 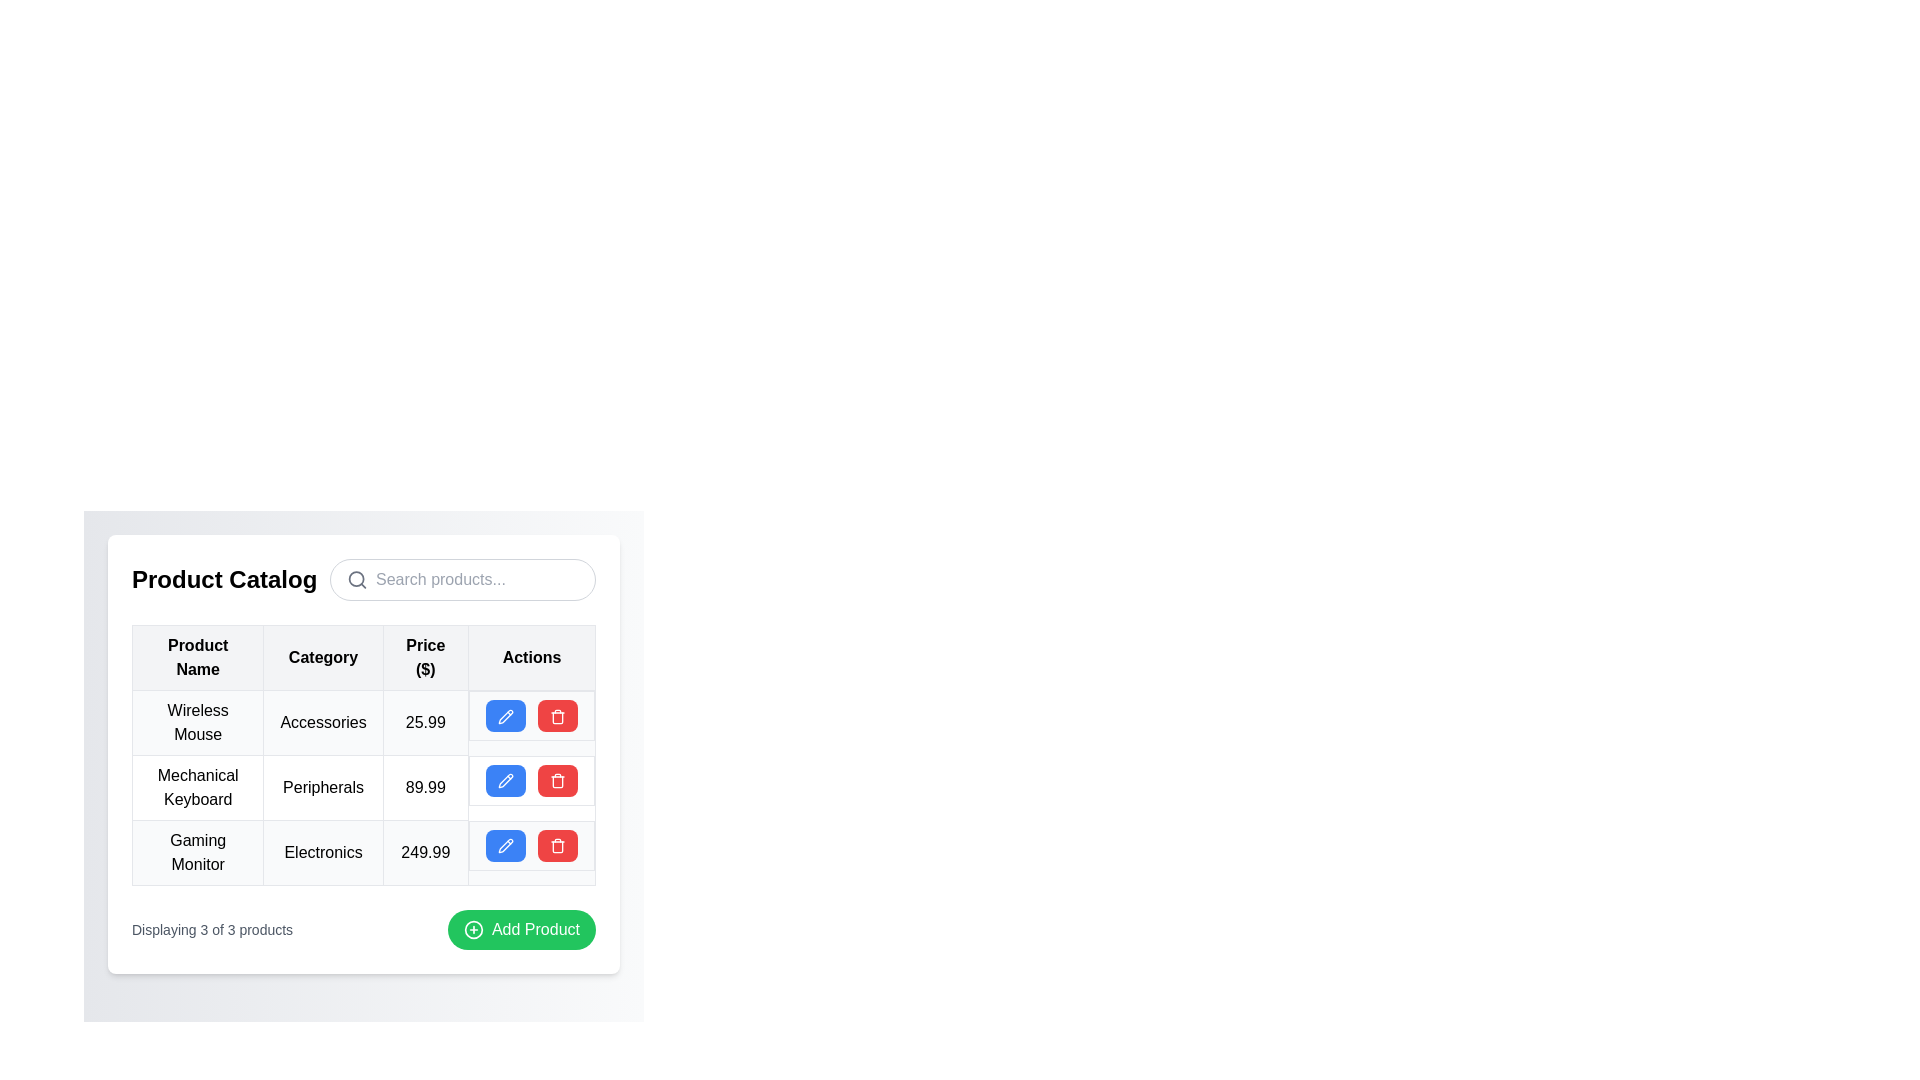 I want to click on the edit button located in the 'Actions' column of the row labeled 'Mechanical Keyboard' to modify details, so click(x=532, y=779).